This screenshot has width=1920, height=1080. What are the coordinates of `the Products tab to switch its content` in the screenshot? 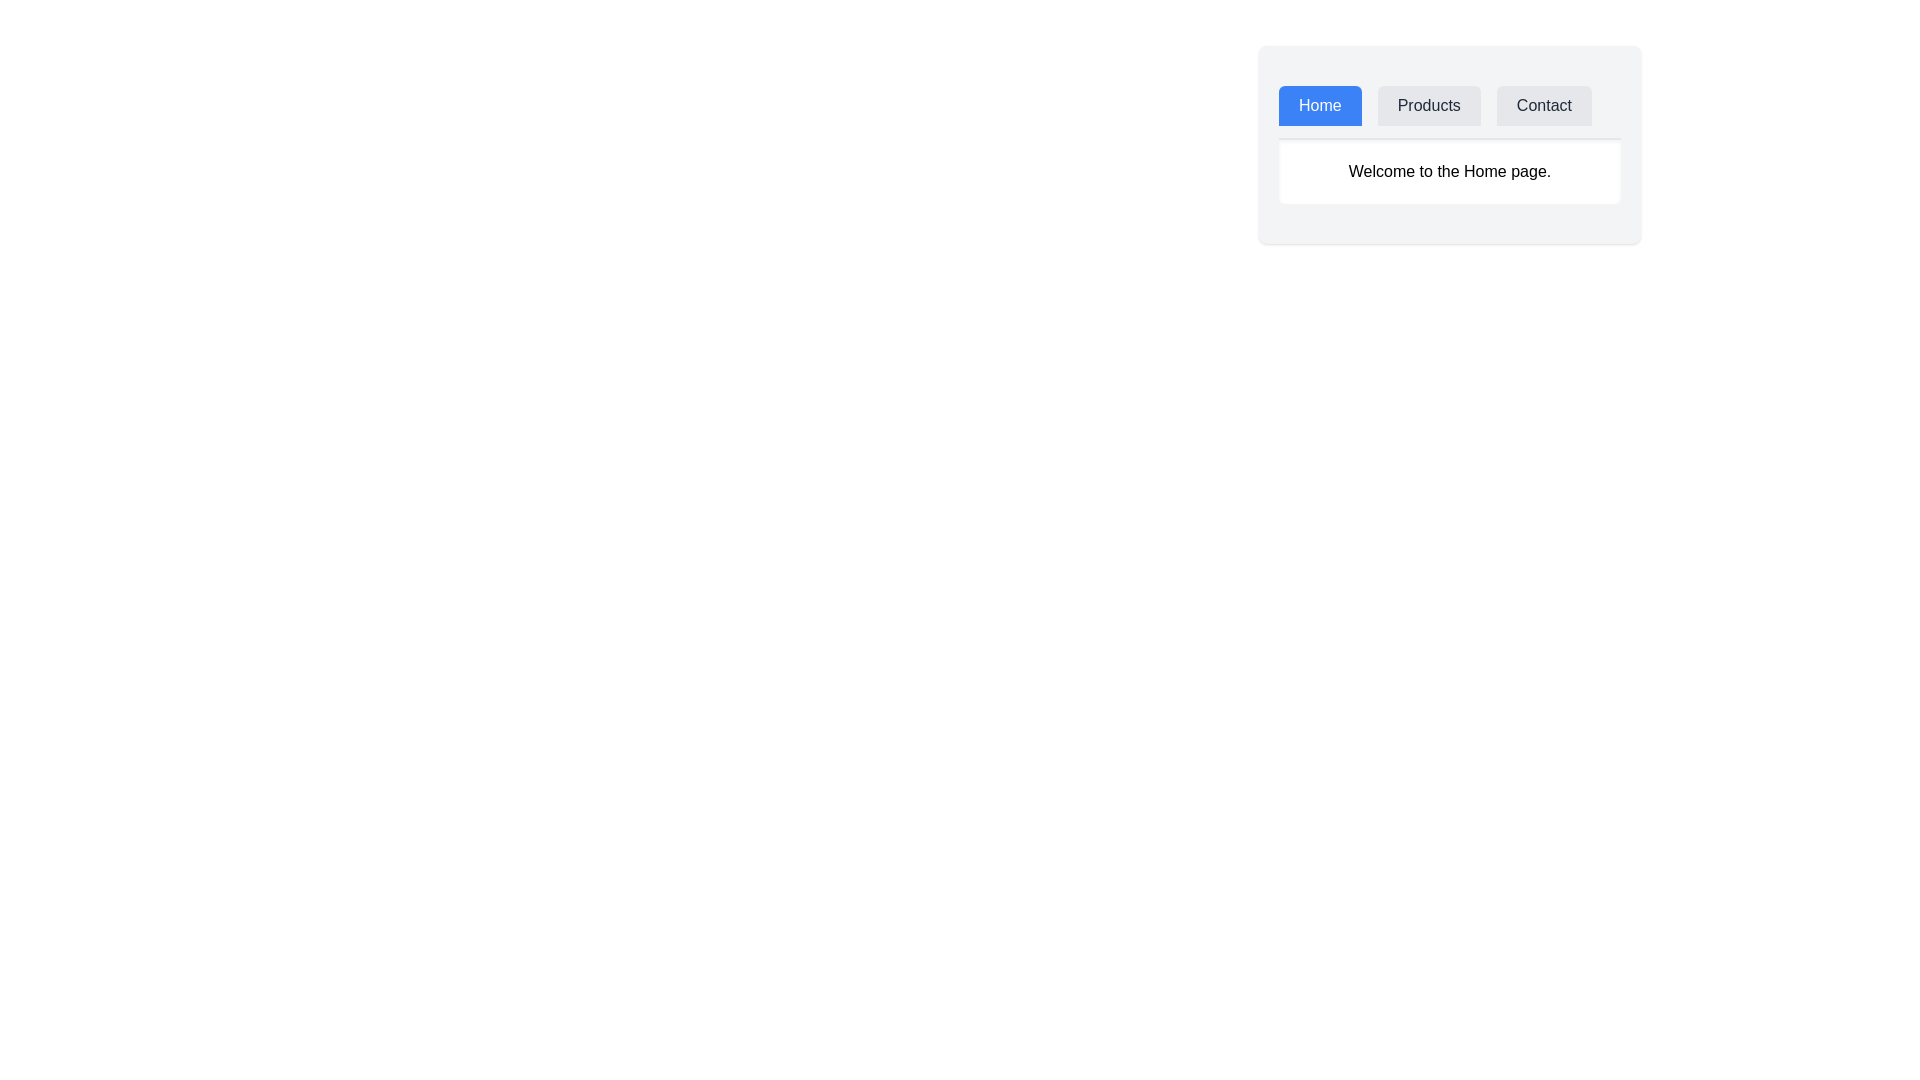 It's located at (1428, 105).